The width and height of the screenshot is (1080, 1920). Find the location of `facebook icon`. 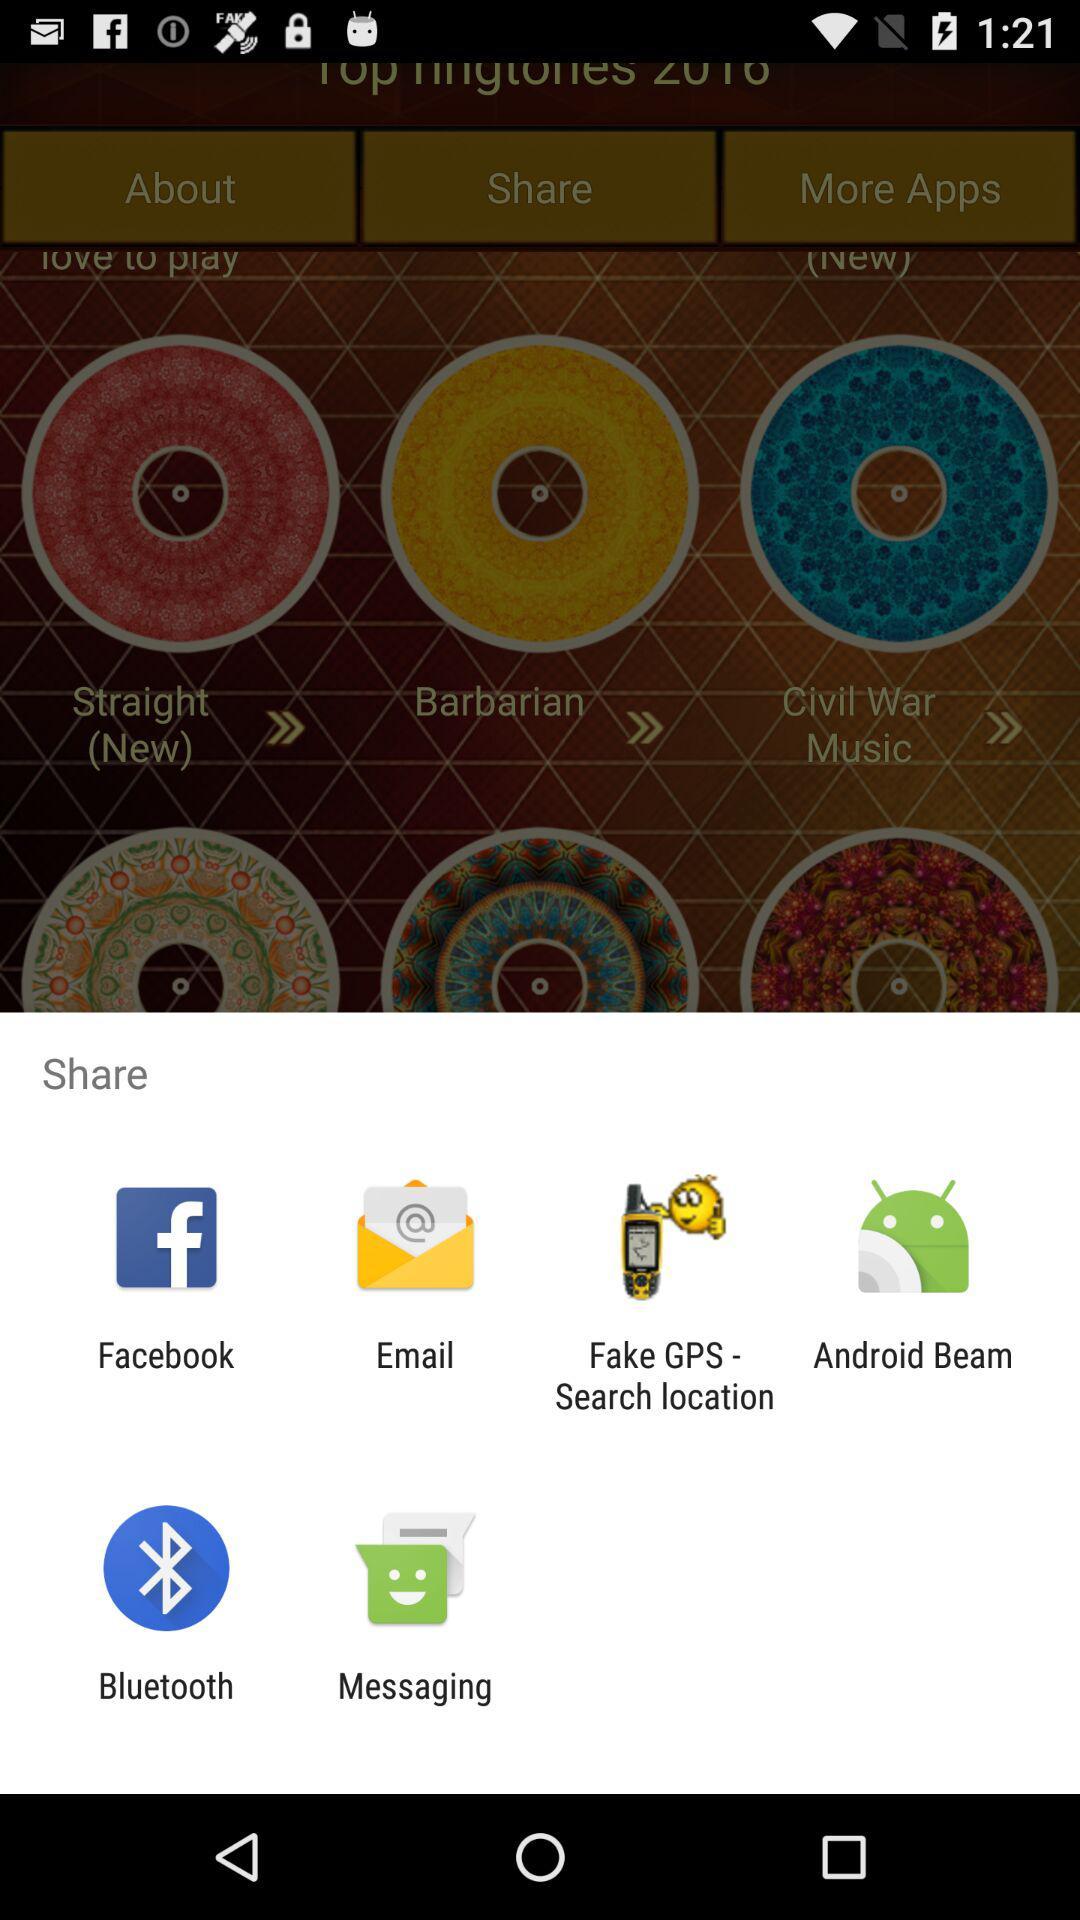

facebook icon is located at coordinates (165, 1374).